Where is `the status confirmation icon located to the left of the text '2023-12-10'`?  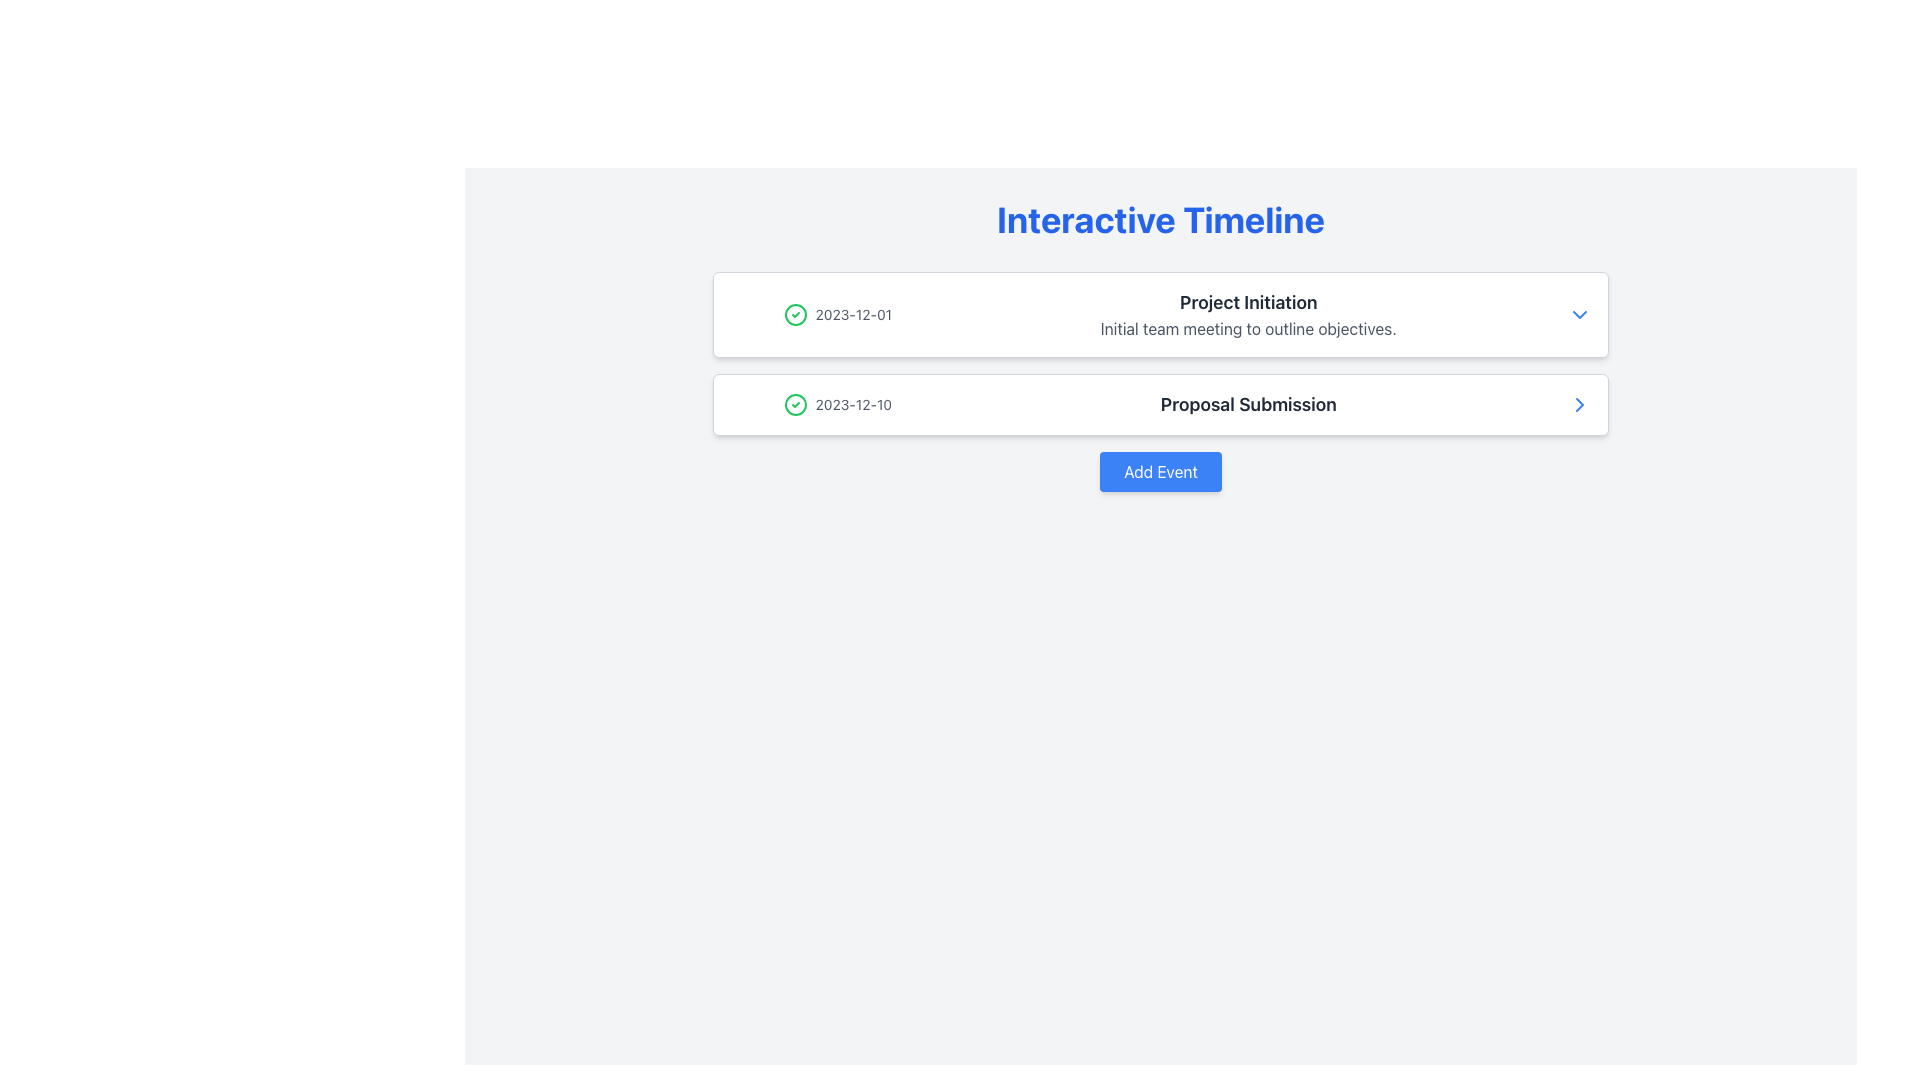 the status confirmation icon located to the left of the text '2023-12-10' is located at coordinates (794, 405).